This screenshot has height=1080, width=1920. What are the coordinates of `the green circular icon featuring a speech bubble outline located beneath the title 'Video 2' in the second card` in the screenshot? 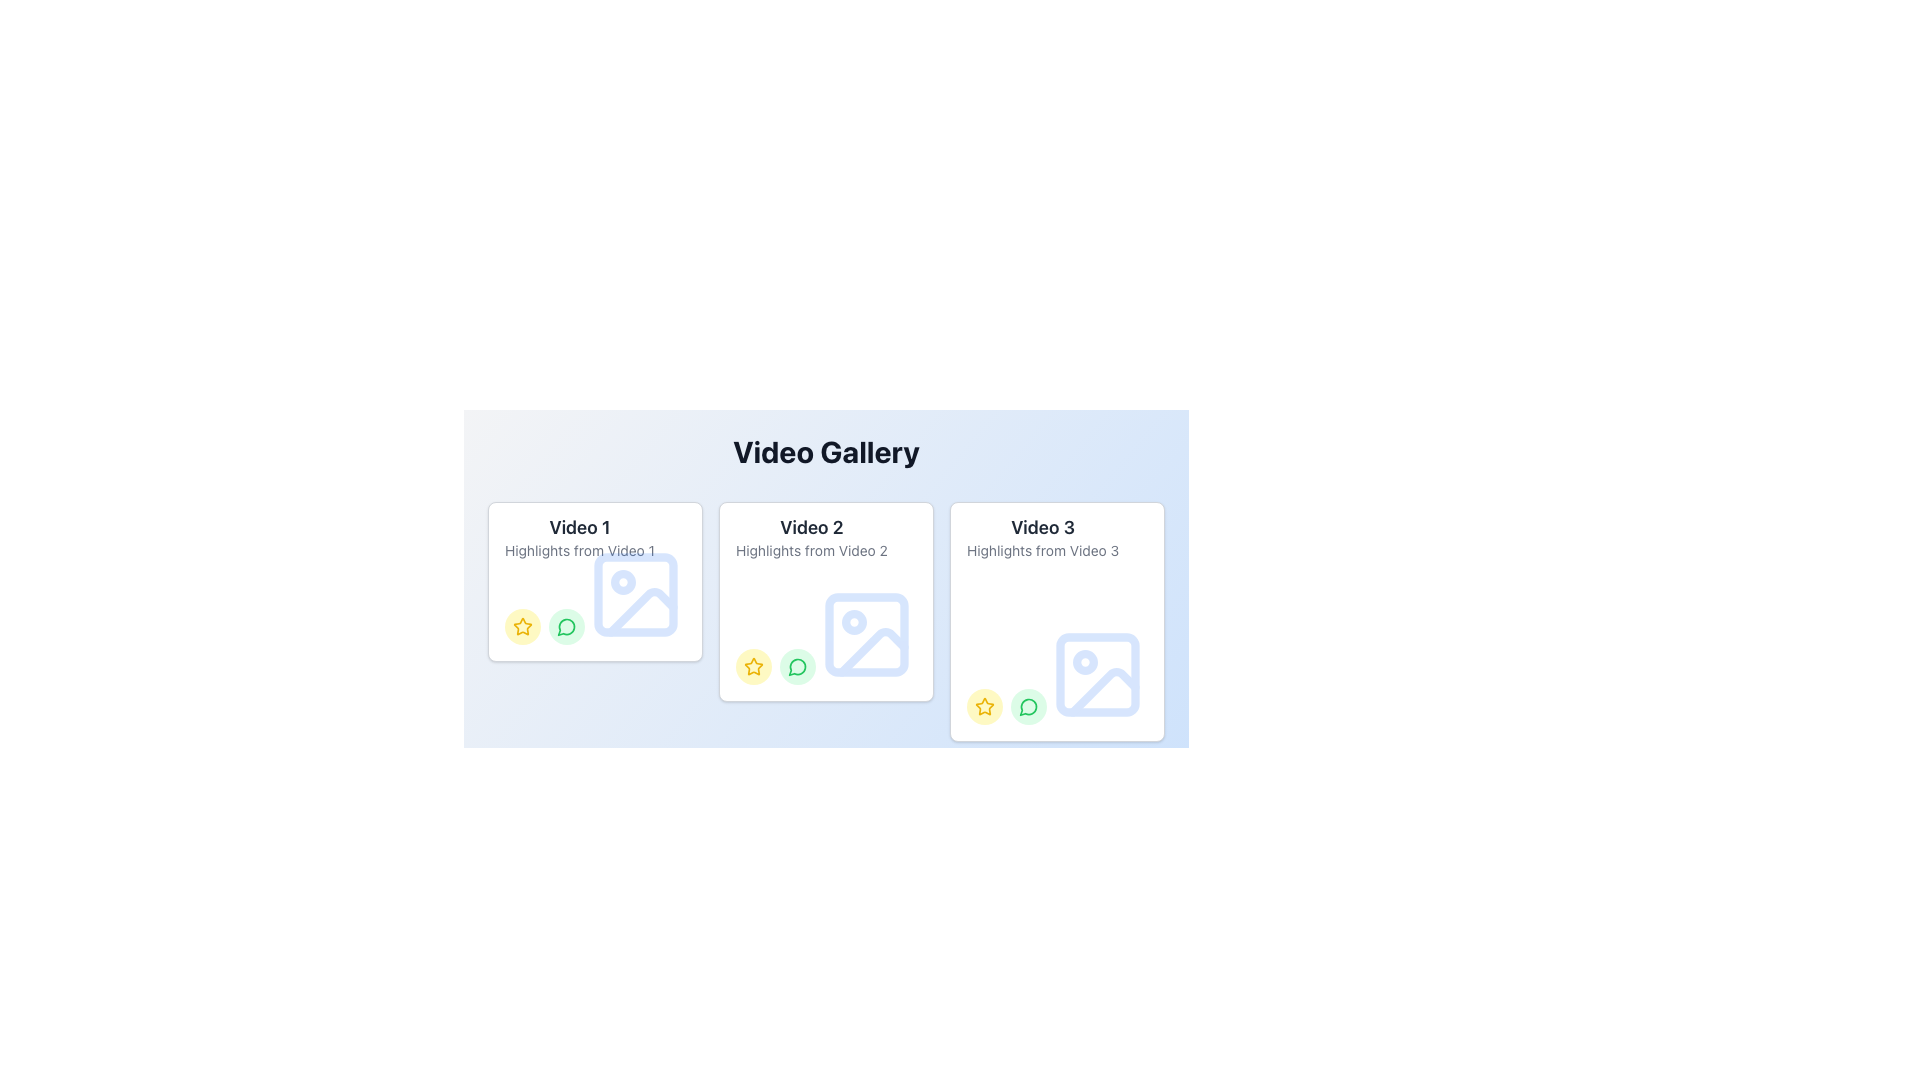 It's located at (796, 667).